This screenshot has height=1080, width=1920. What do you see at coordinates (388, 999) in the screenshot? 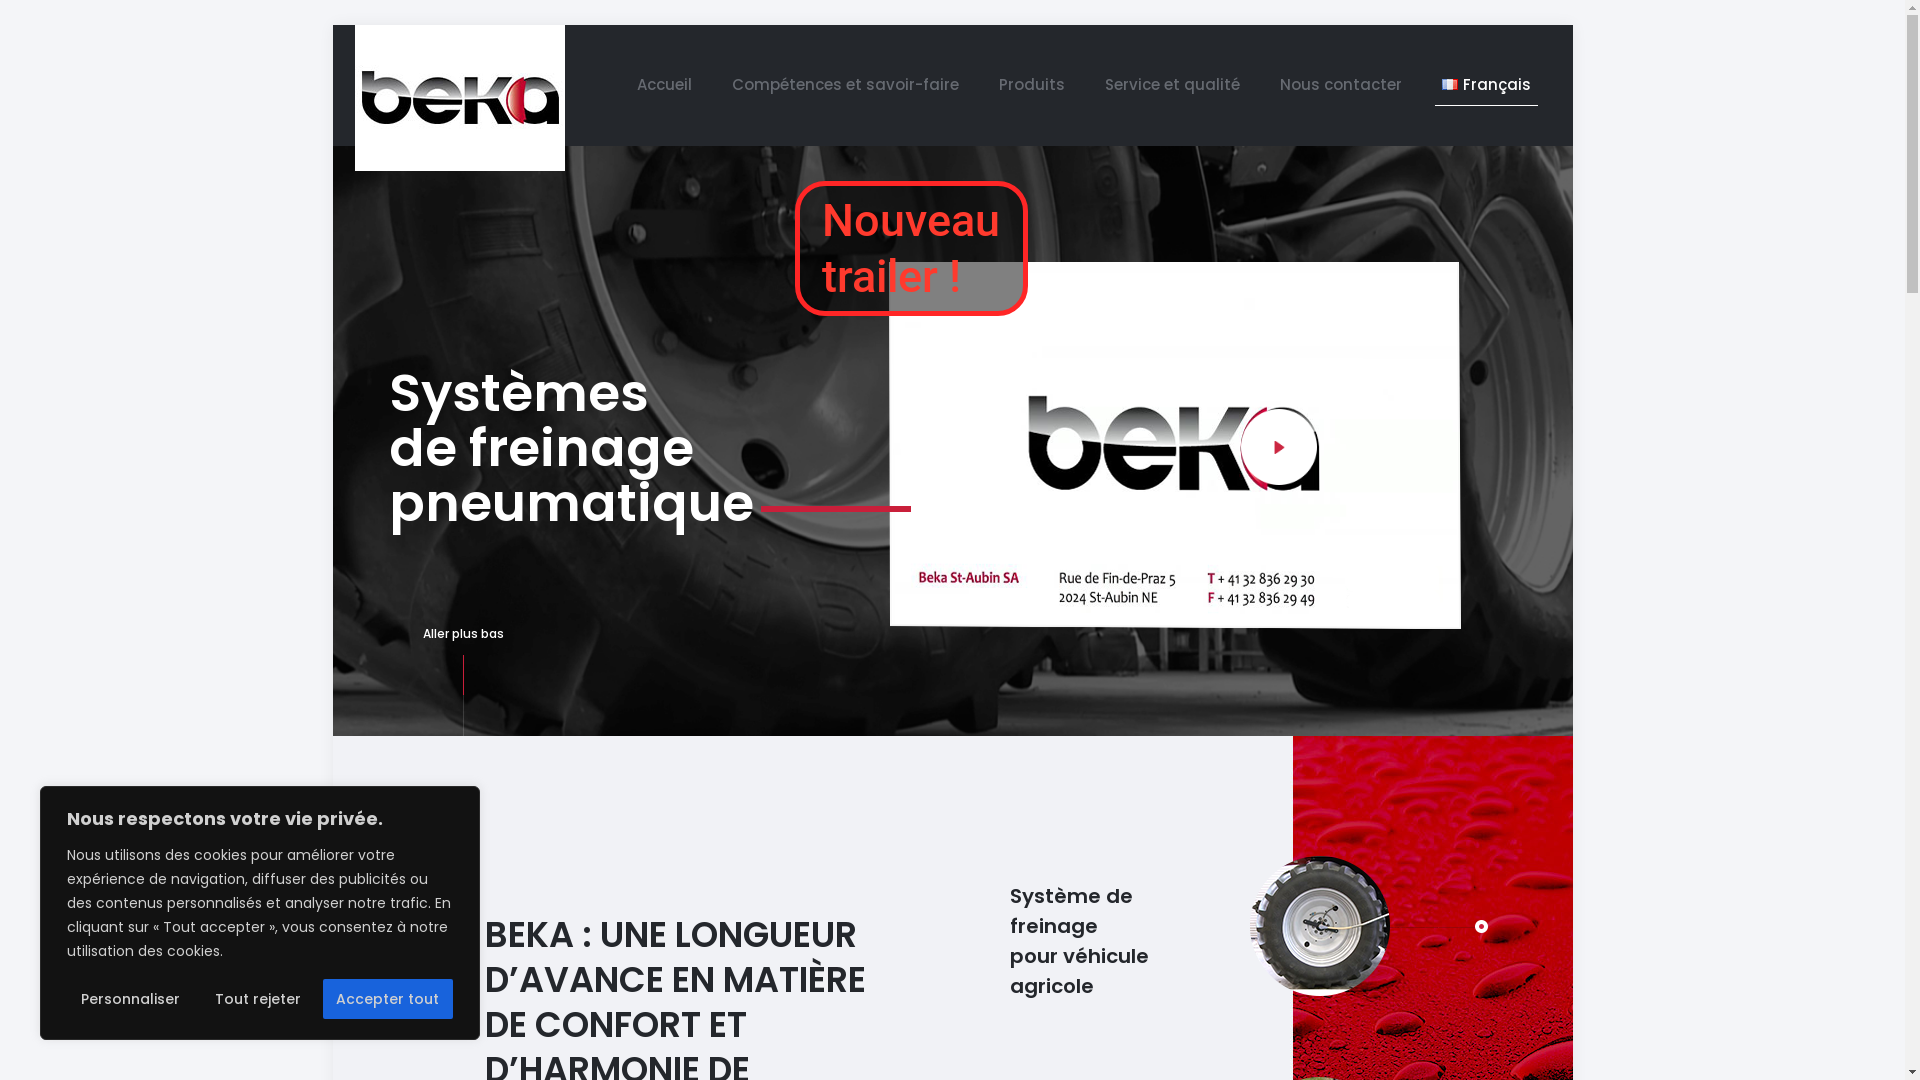
I see `'Accepter tout'` at bounding box center [388, 999].